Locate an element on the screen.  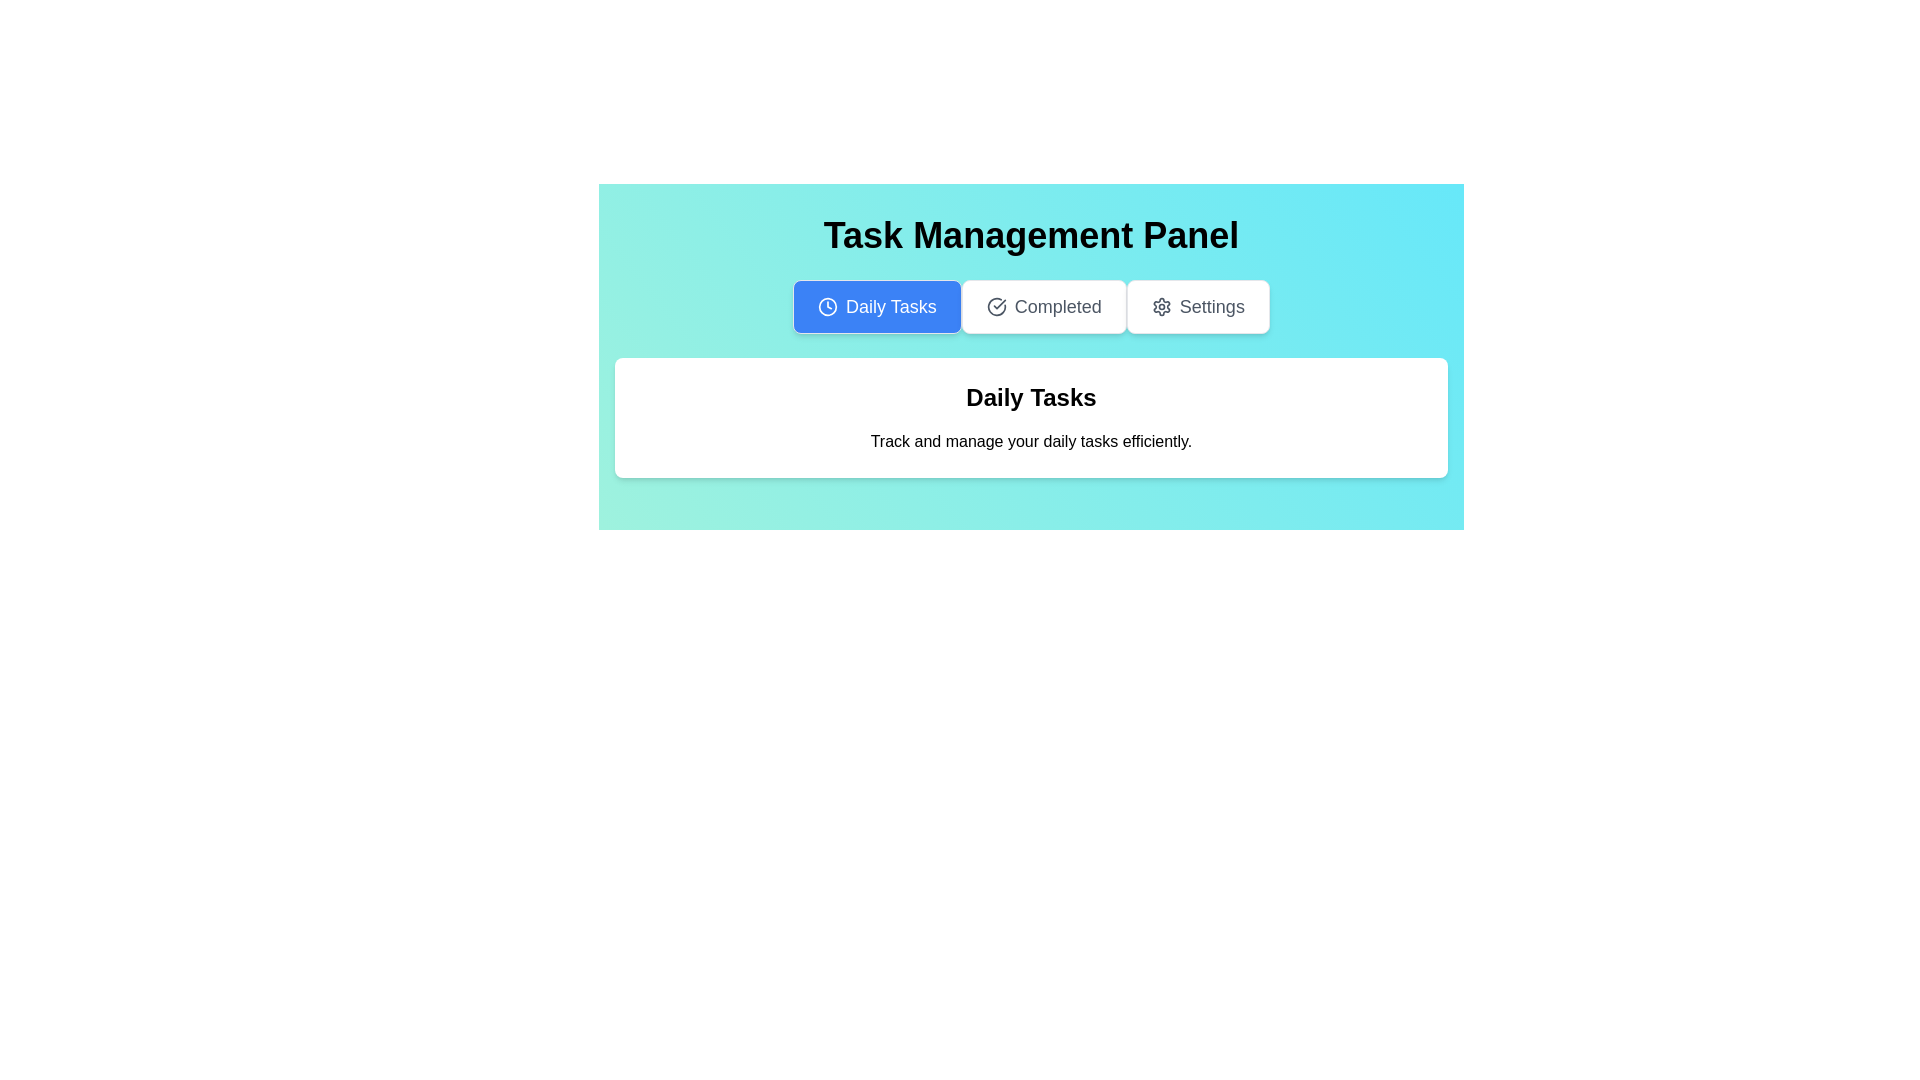
the 'Completed' button that contains the checkmark circle icon, which is located at the top center of the interface is located at coordinates (996, 307).